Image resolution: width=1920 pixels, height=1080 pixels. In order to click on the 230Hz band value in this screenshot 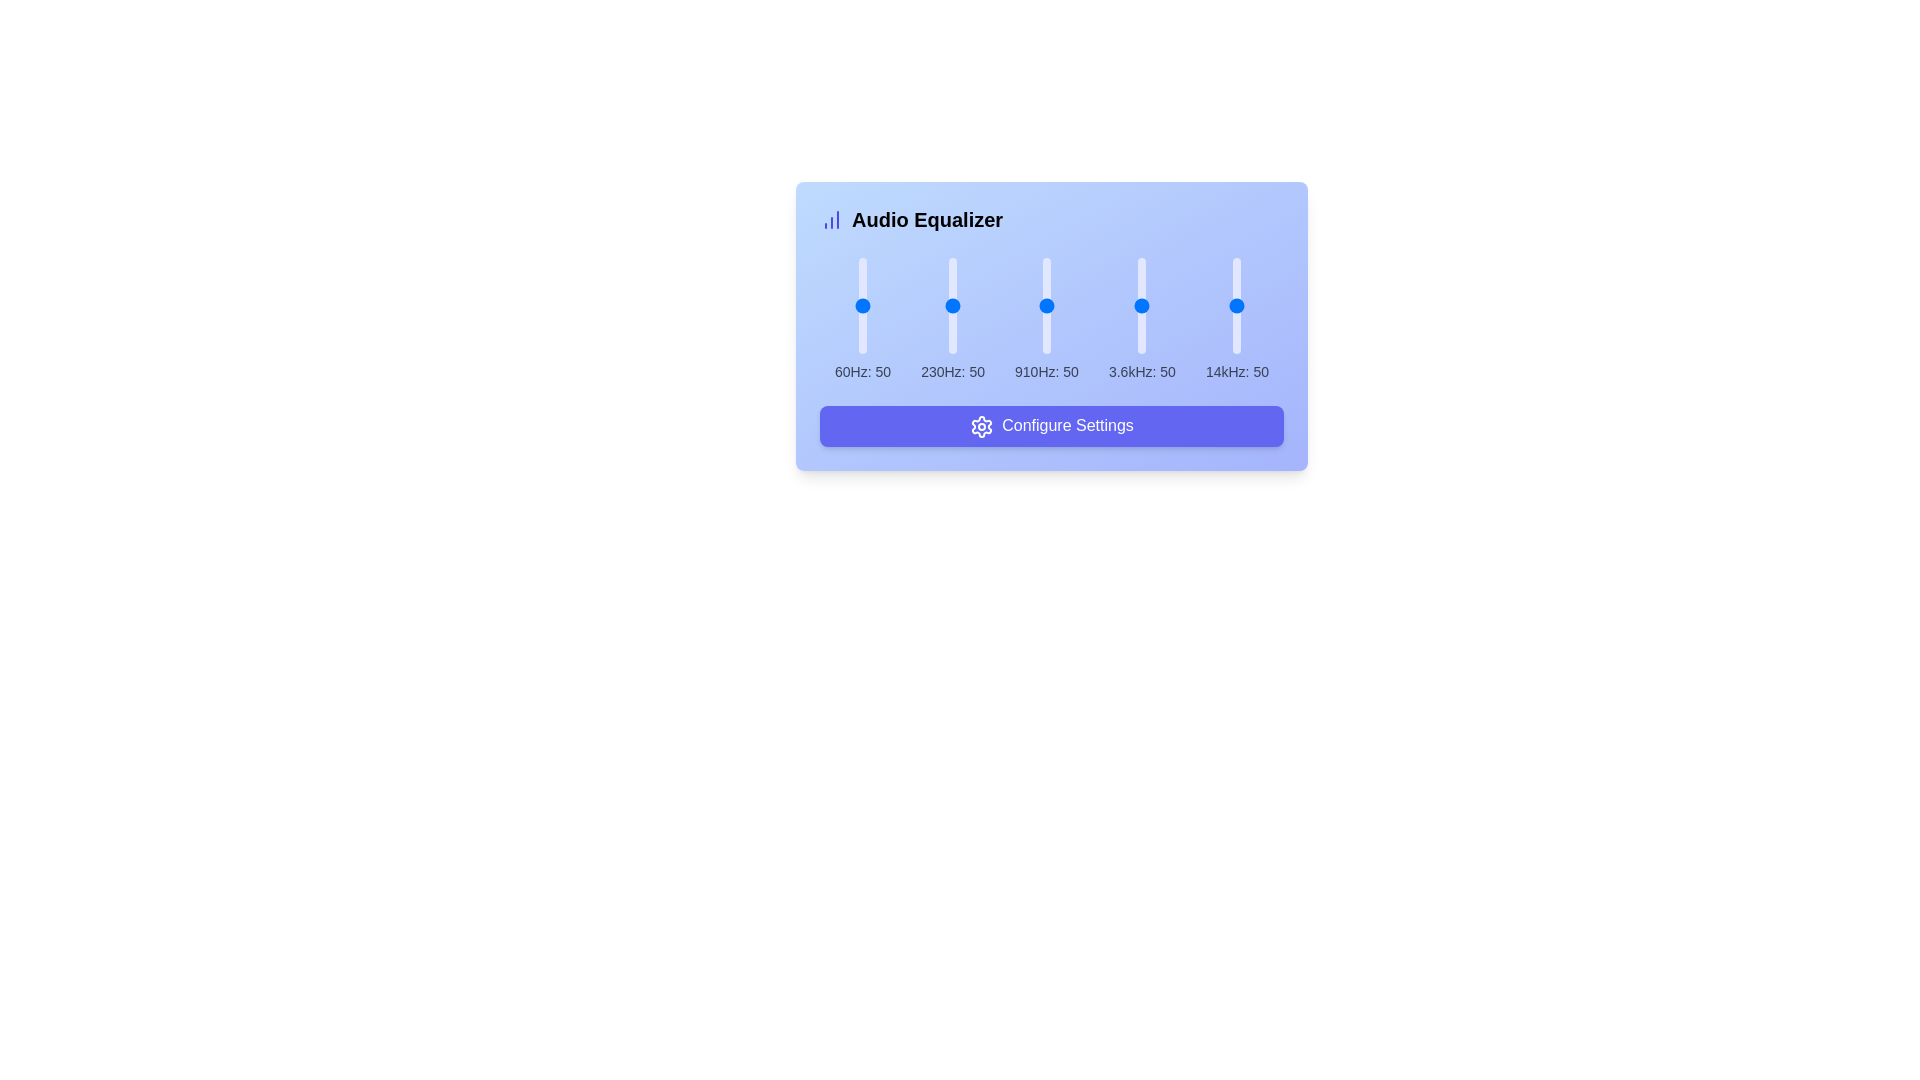, I will do `click(952, 267)`.